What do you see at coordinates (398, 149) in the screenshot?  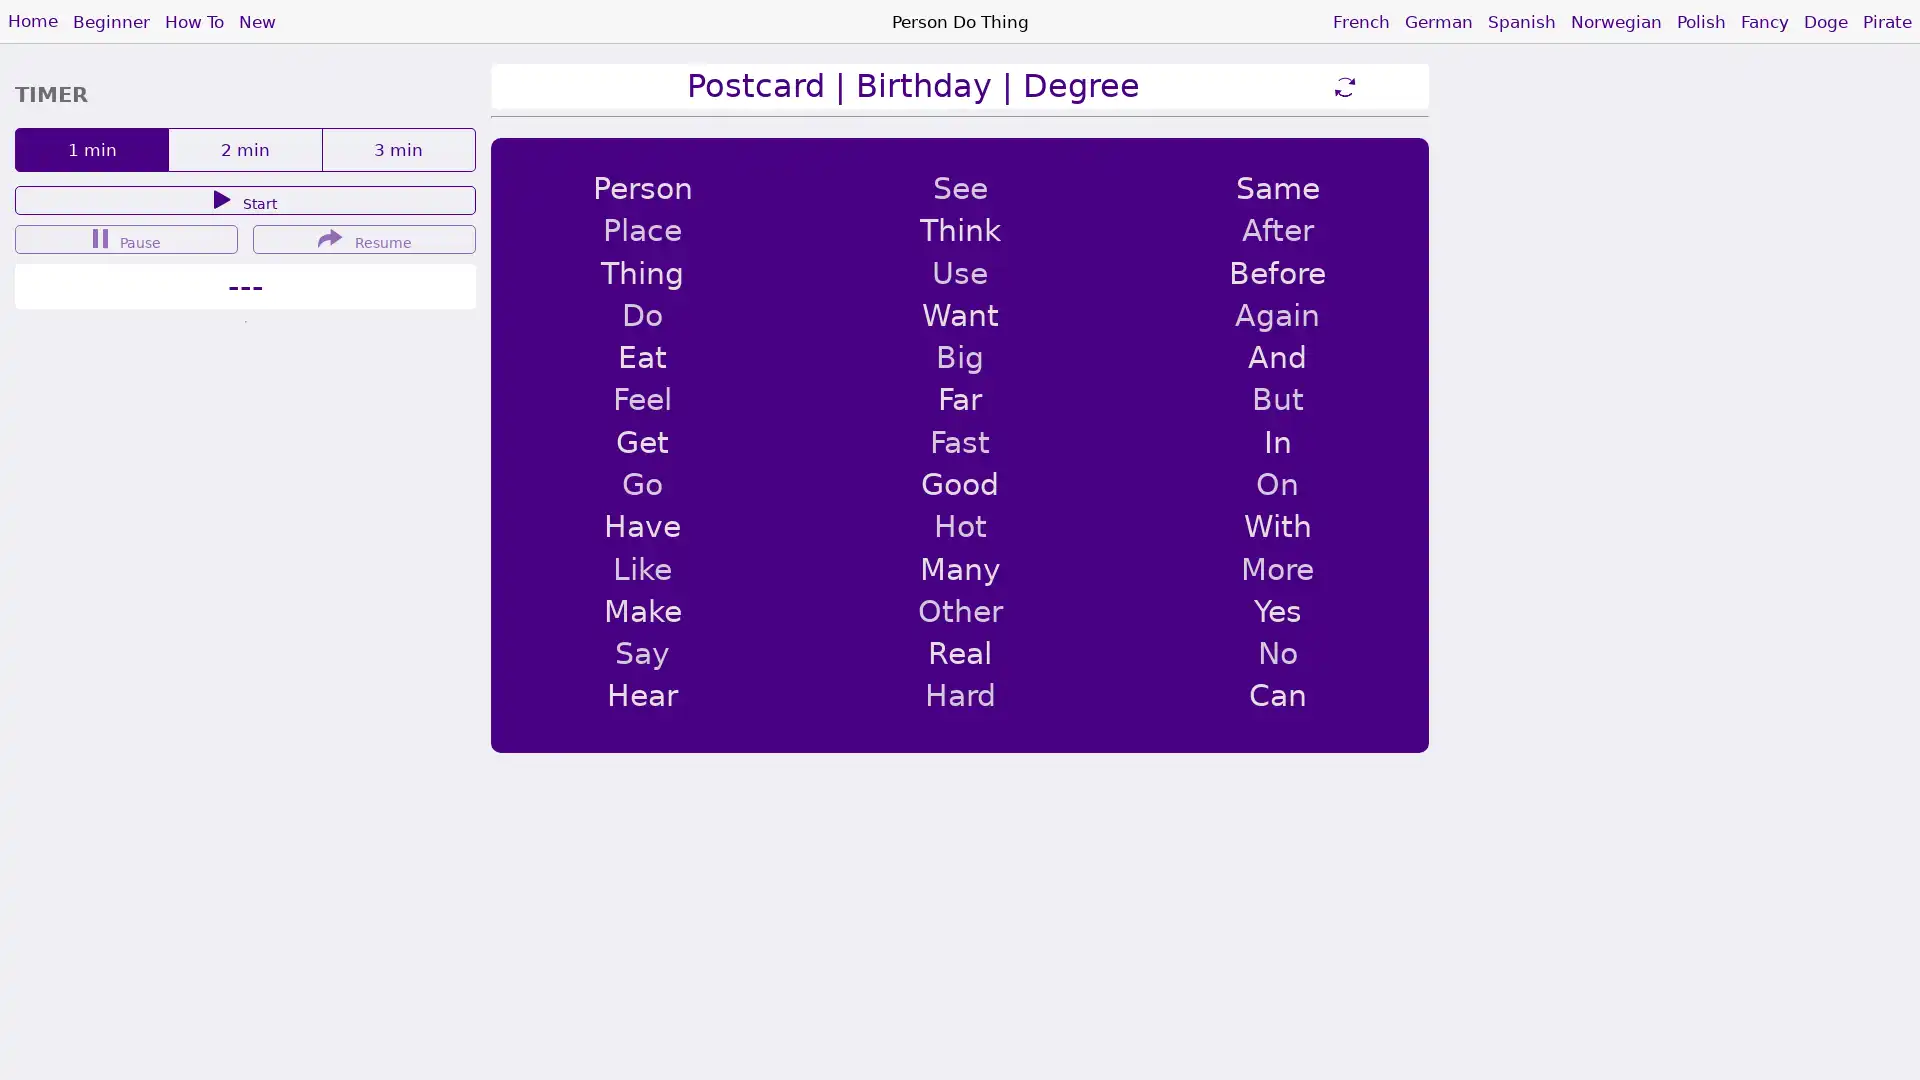 I see `3 min` at bounding box center [398, 149].